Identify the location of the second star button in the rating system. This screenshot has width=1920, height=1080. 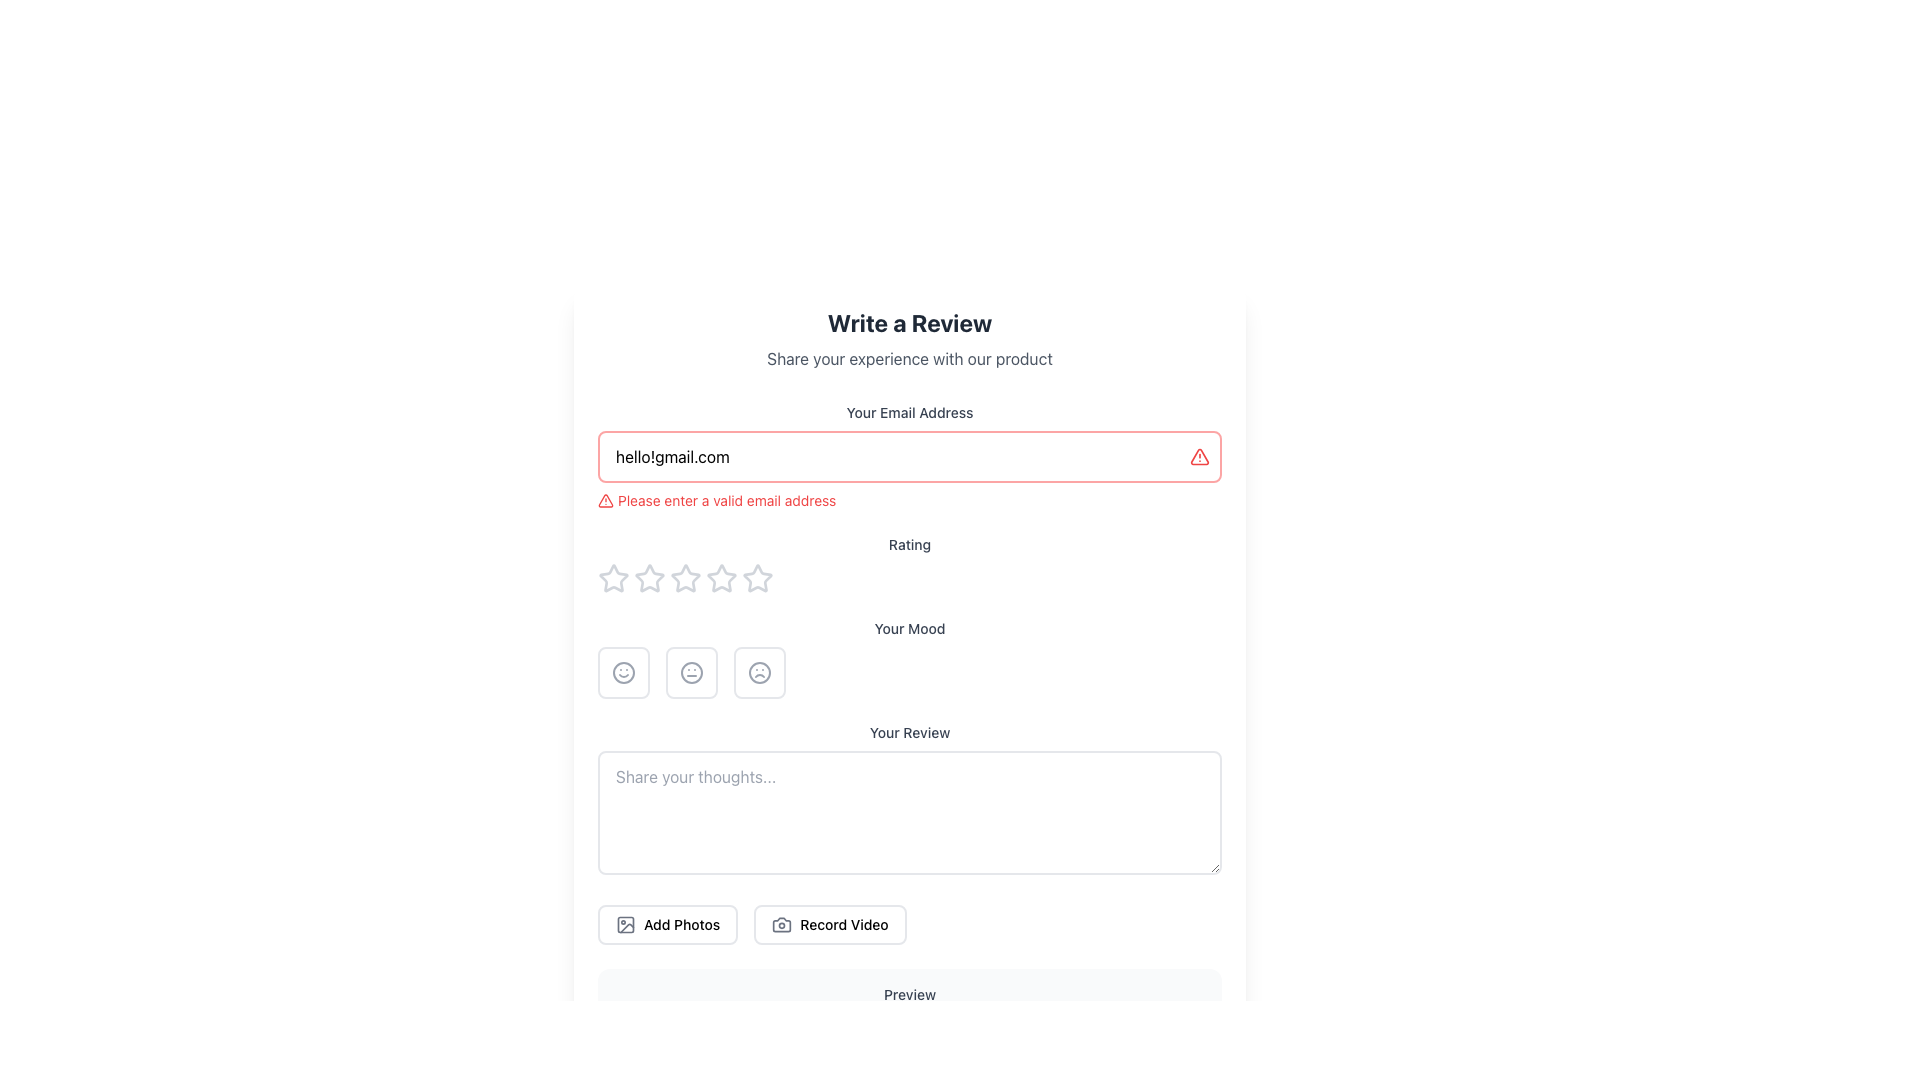
(686, 578).